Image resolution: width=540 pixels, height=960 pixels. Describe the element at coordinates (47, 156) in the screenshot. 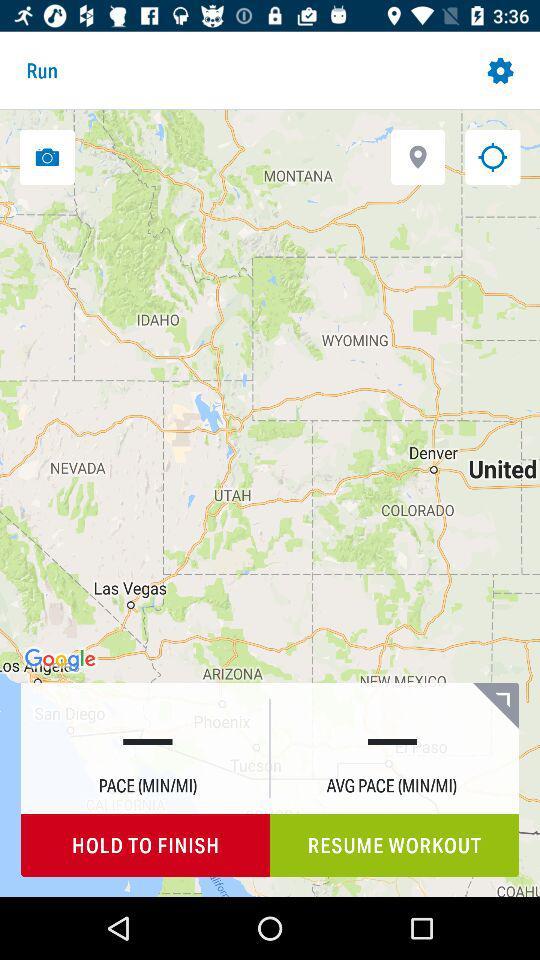

I see `photograph` at that location.